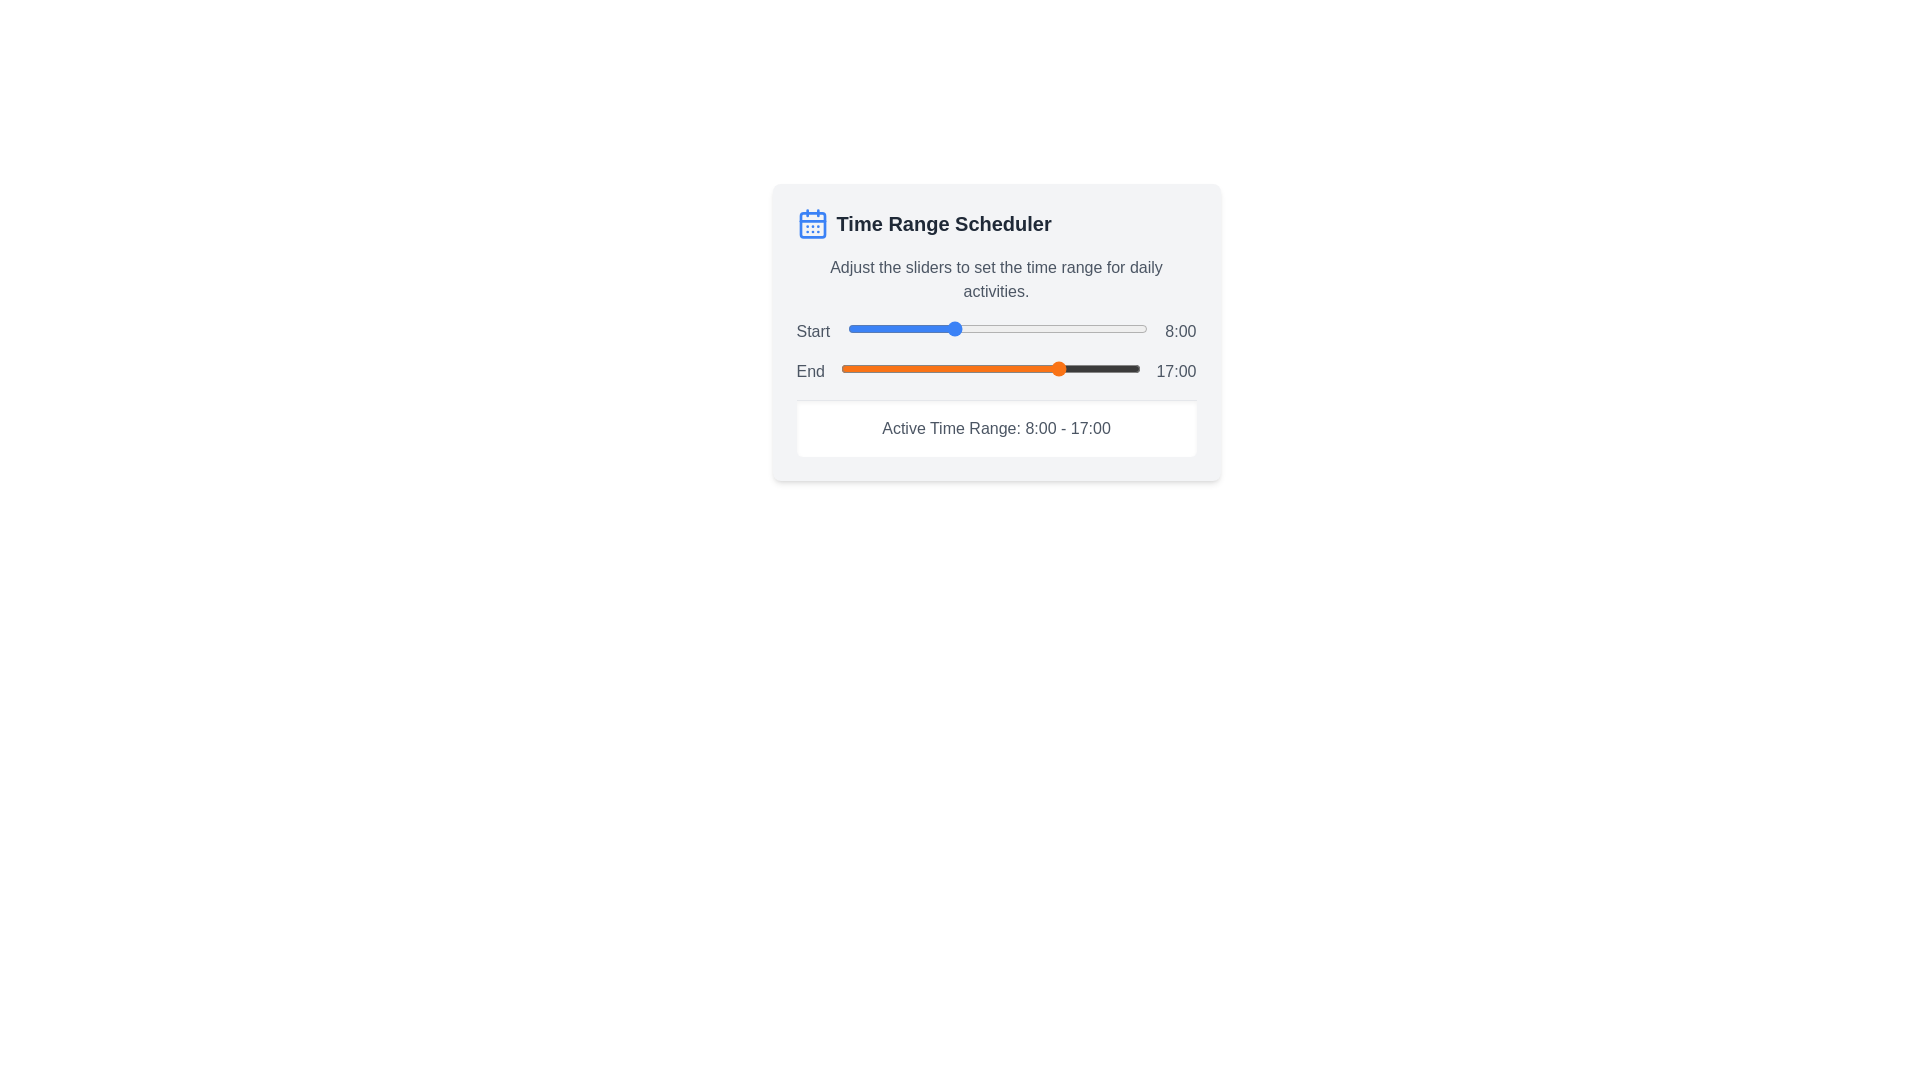  I want to click on the start time slider to 1 hours, so click(860, 327).